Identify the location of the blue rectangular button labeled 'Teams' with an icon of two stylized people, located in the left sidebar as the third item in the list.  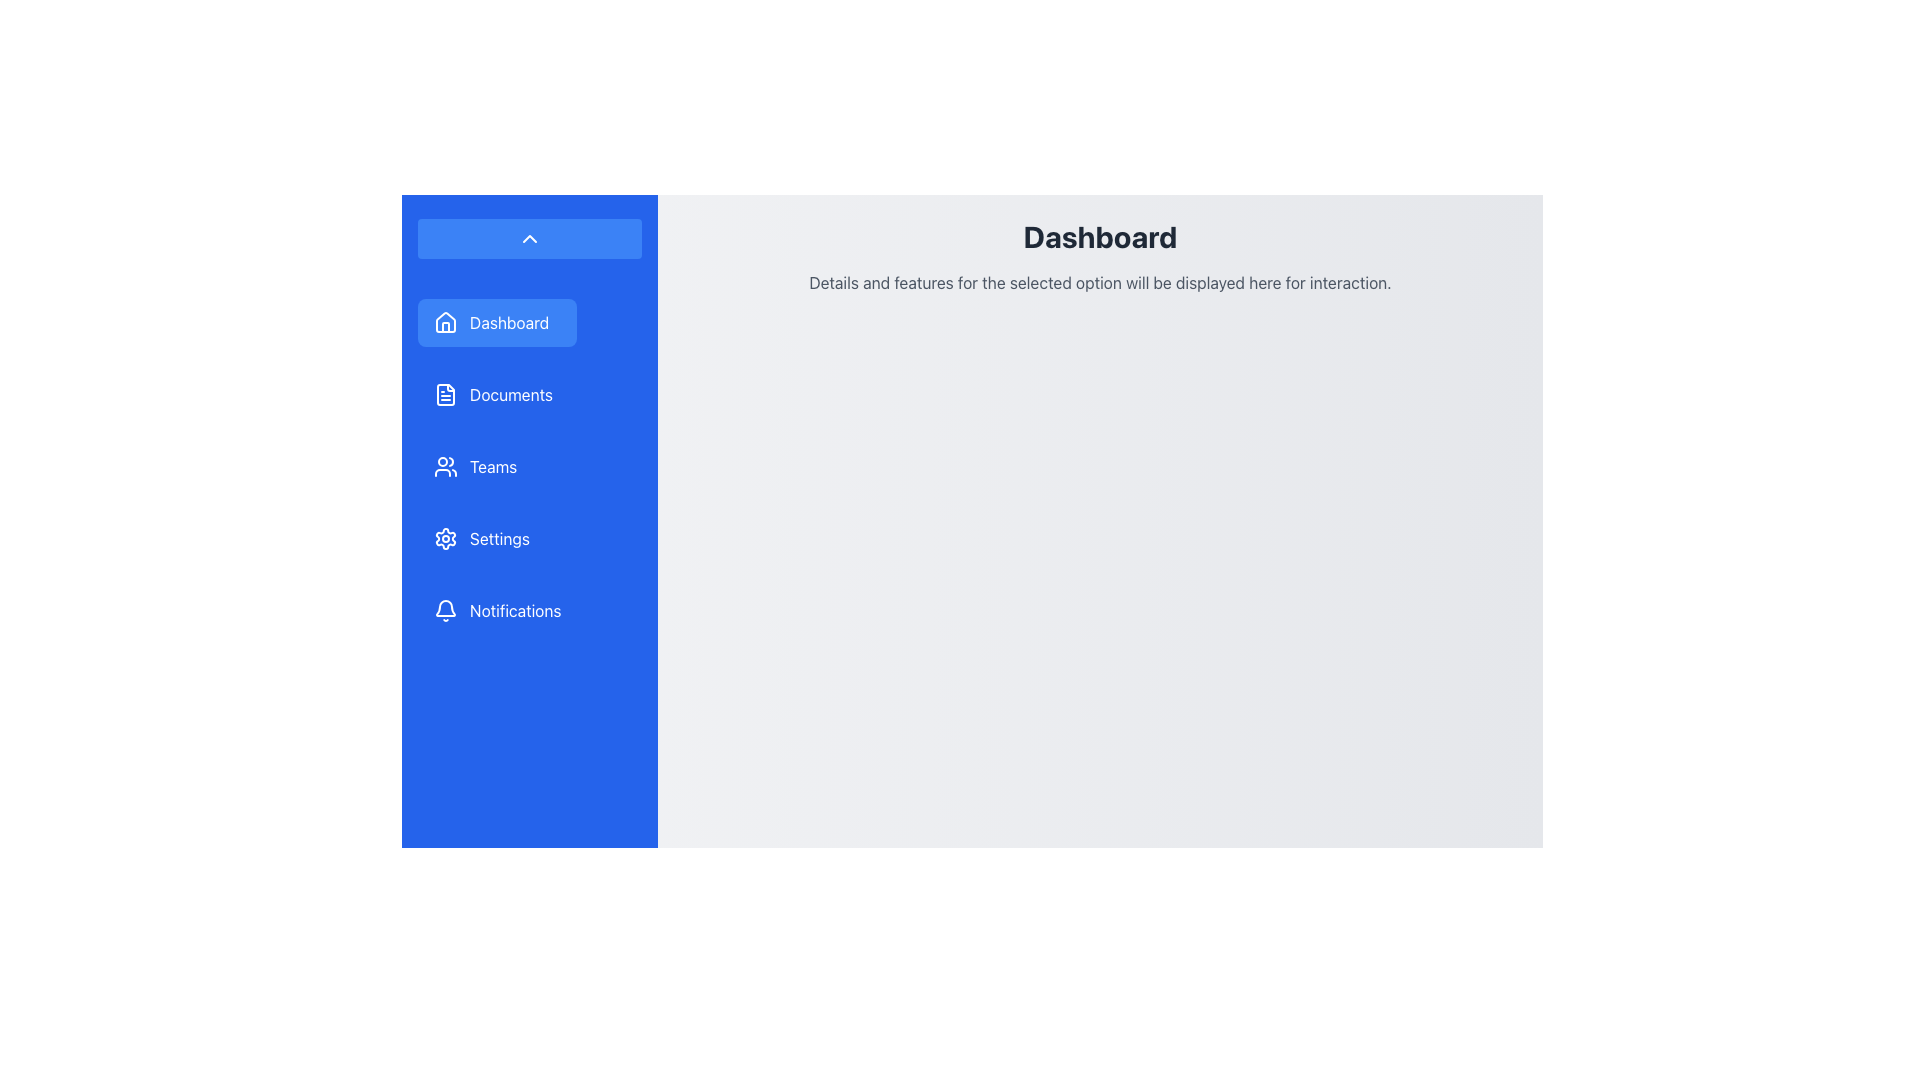
(497, 466).